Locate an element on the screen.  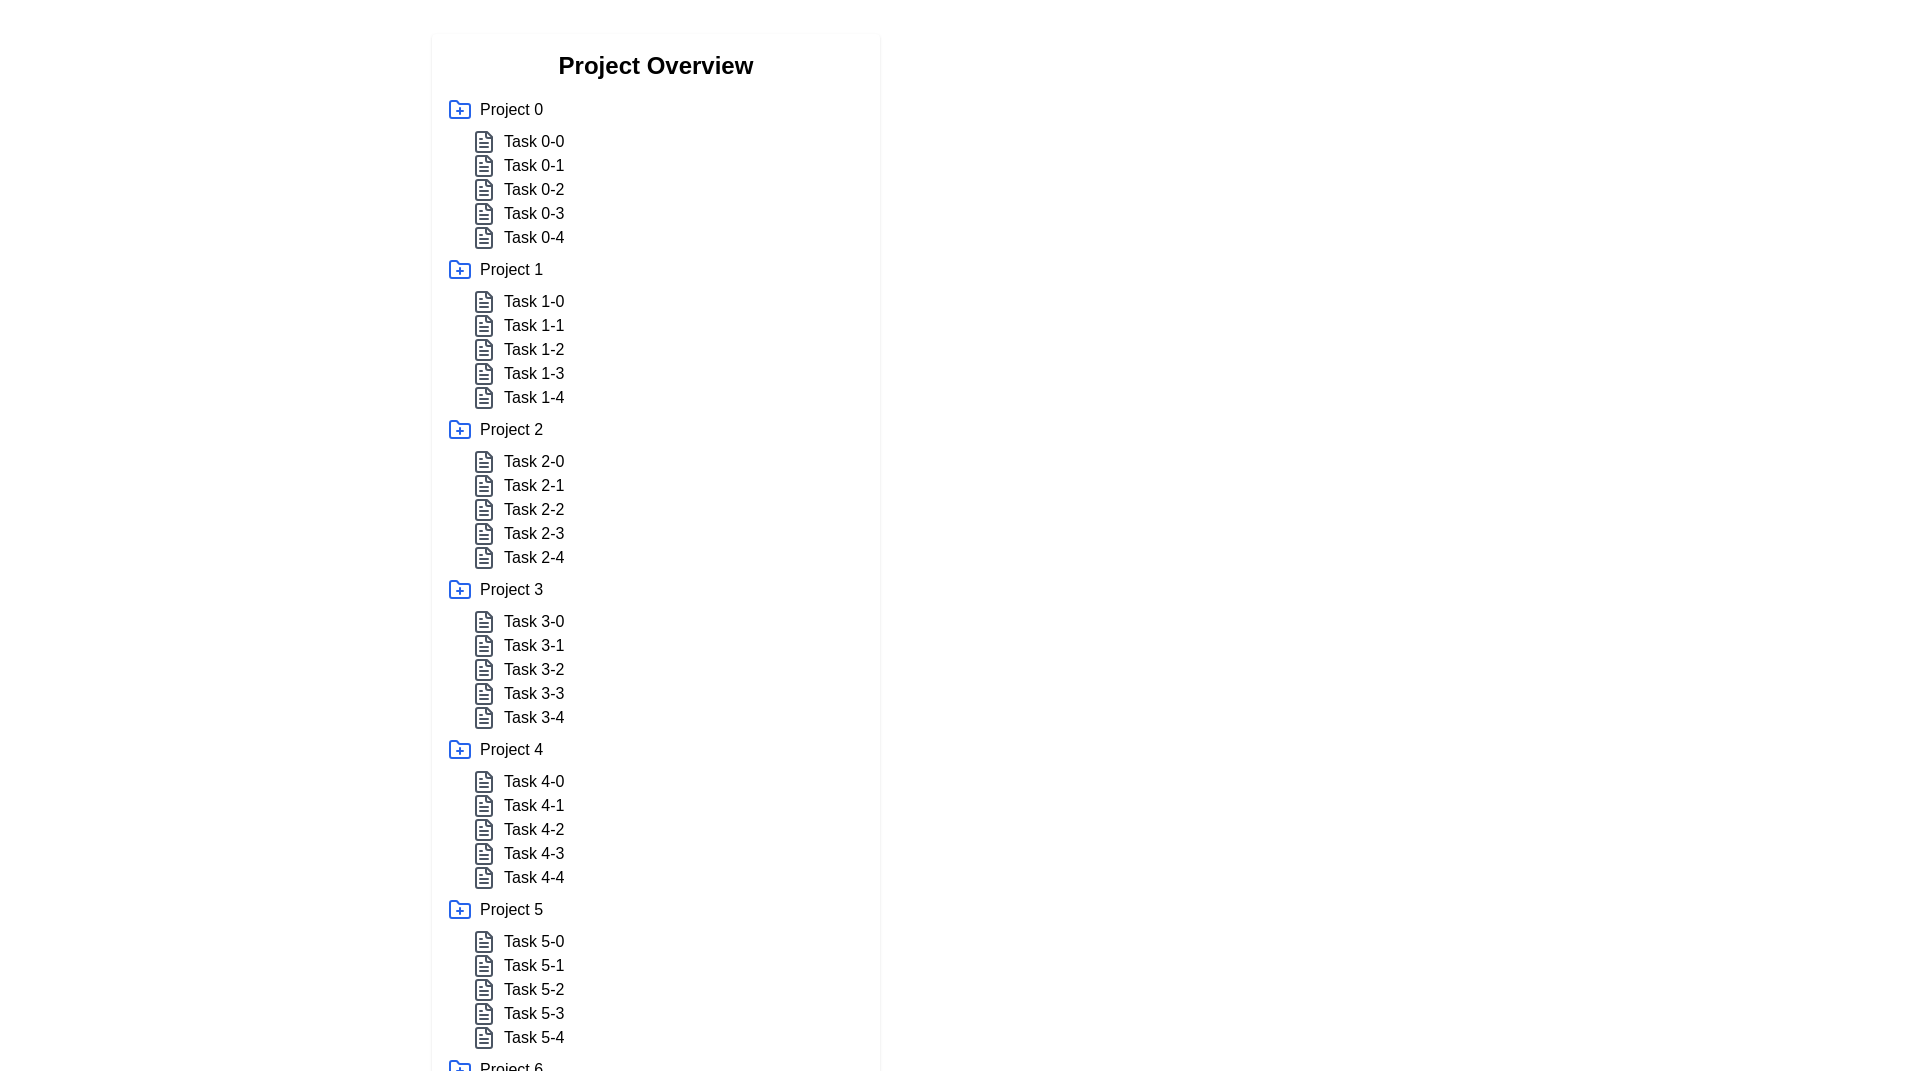
the document icon associated with the 'Task 1-2' item, located under the 'Task 1-2' label is located at coordinates (484, 349).